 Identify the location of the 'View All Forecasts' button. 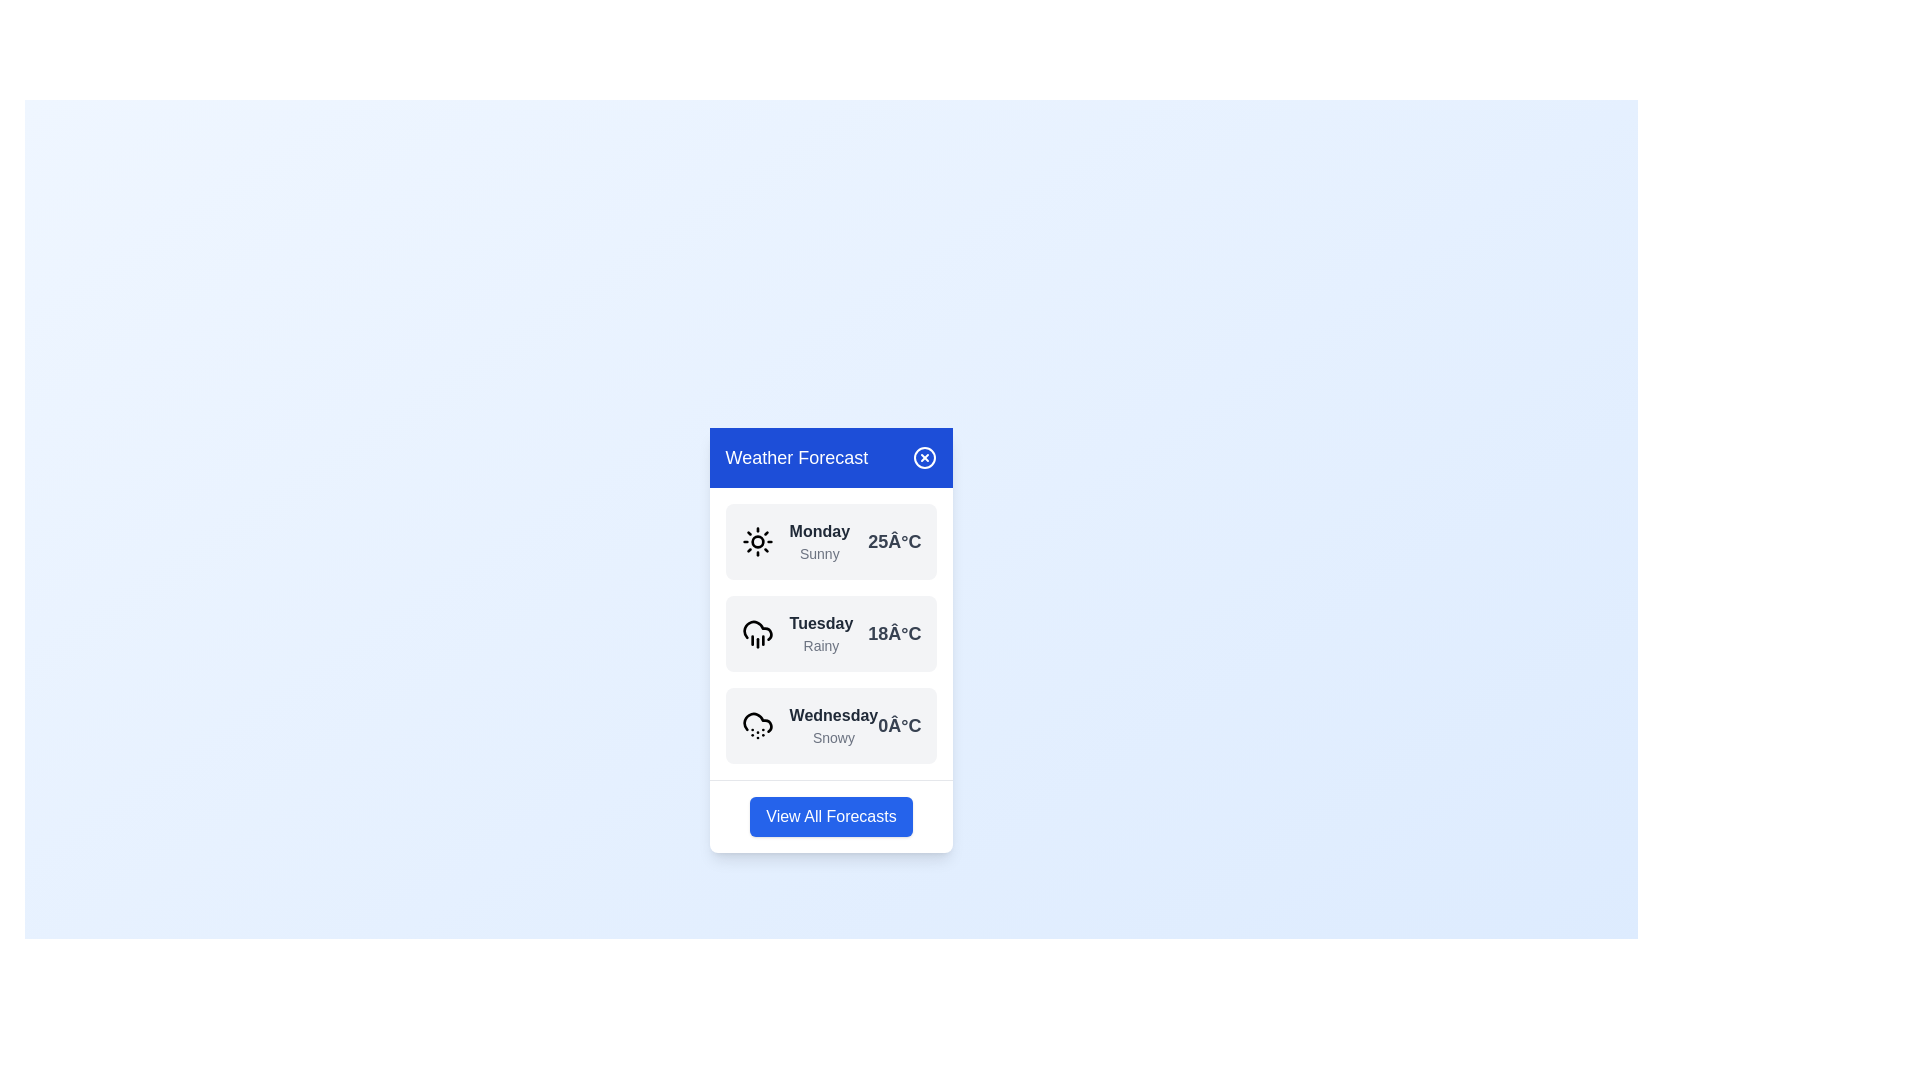
(830, 816).